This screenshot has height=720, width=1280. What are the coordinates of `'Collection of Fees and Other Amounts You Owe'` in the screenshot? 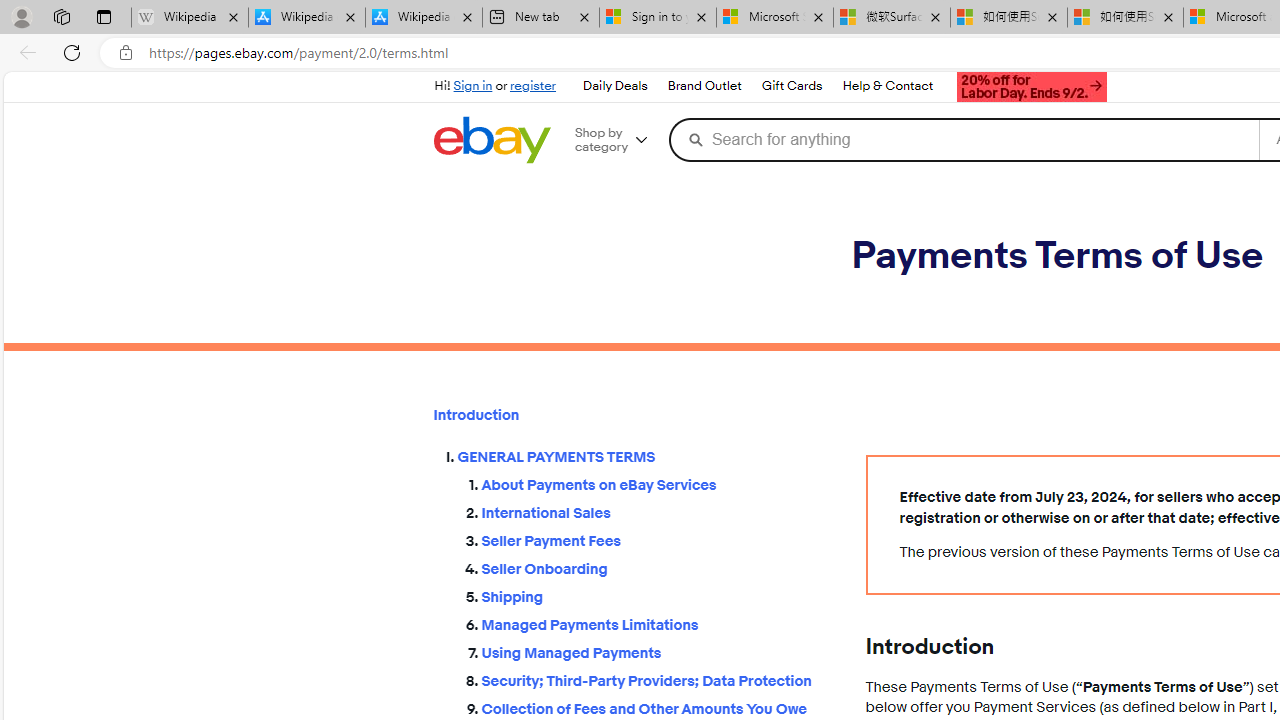 It's located at (657, 704).